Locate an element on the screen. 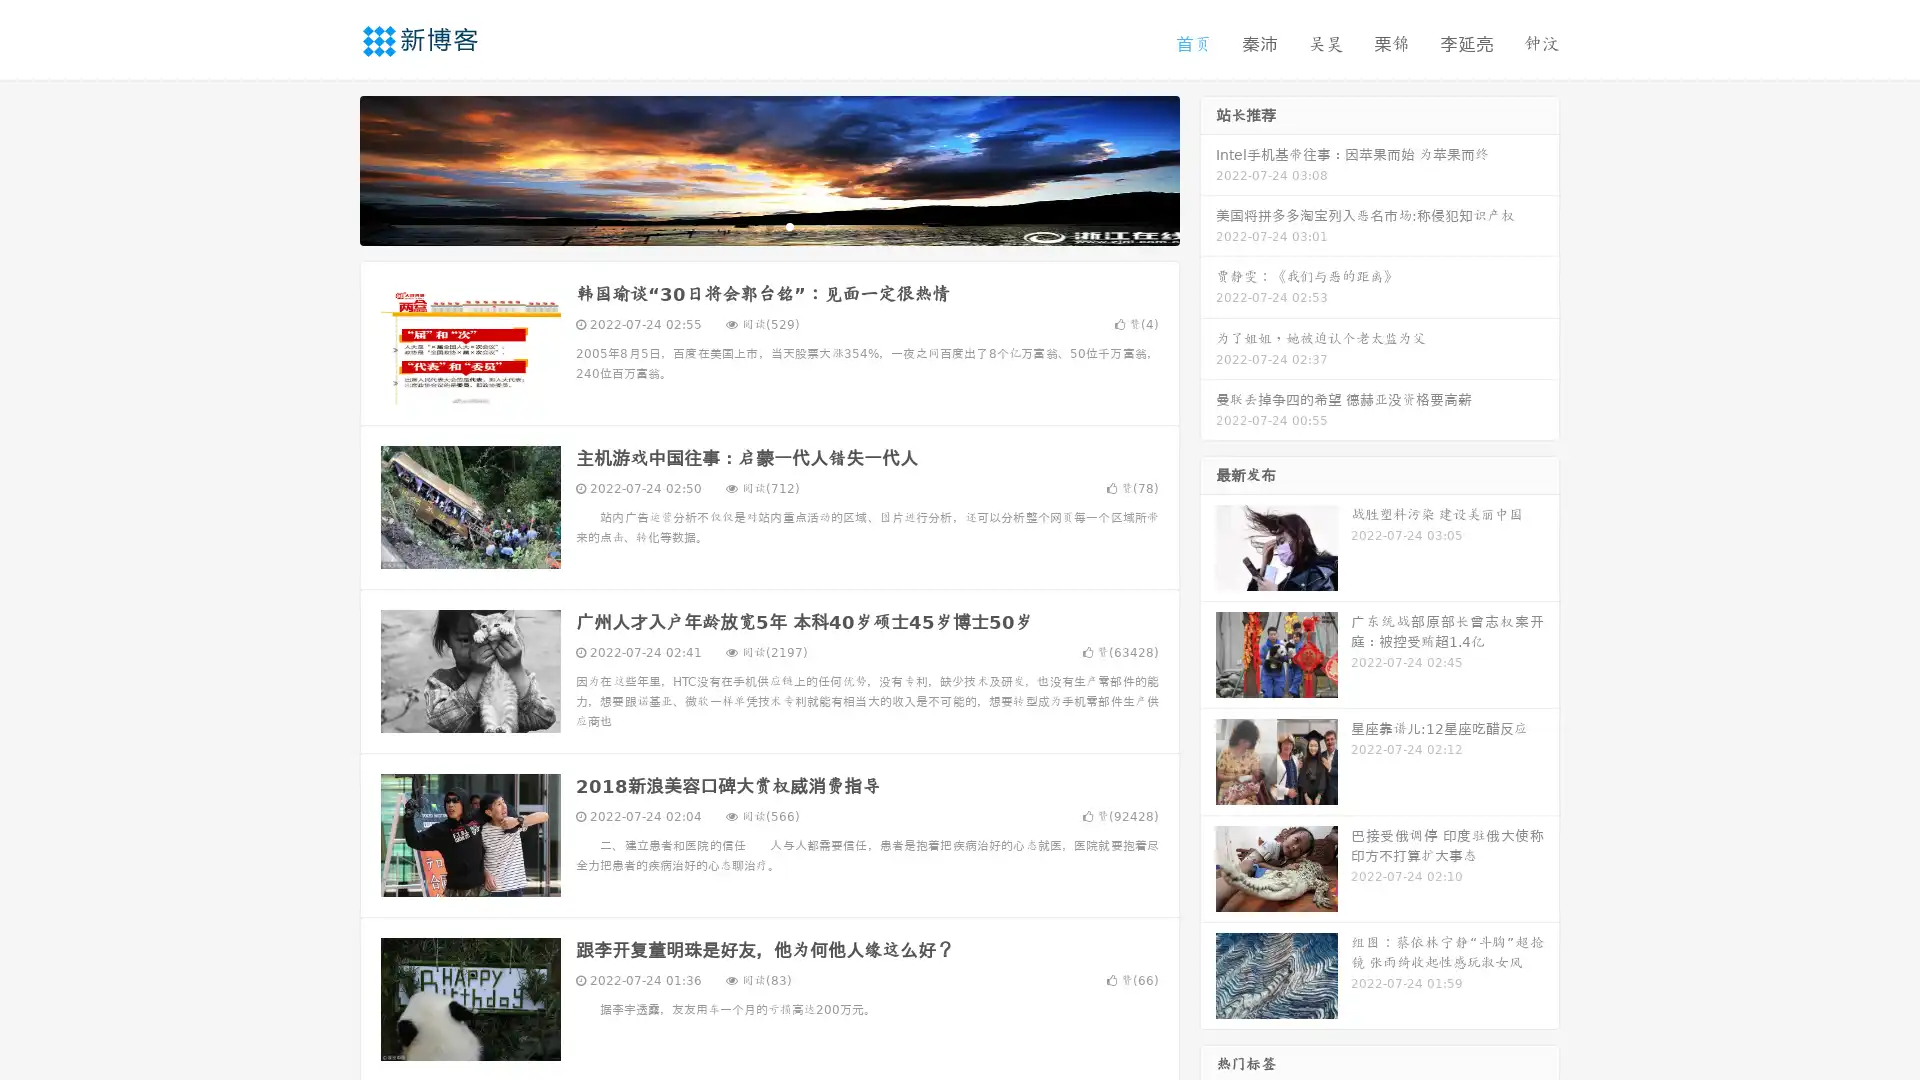 This screenshot has height=1080, width=1920. Go to slide 3 is located at coordinates (789, 225).